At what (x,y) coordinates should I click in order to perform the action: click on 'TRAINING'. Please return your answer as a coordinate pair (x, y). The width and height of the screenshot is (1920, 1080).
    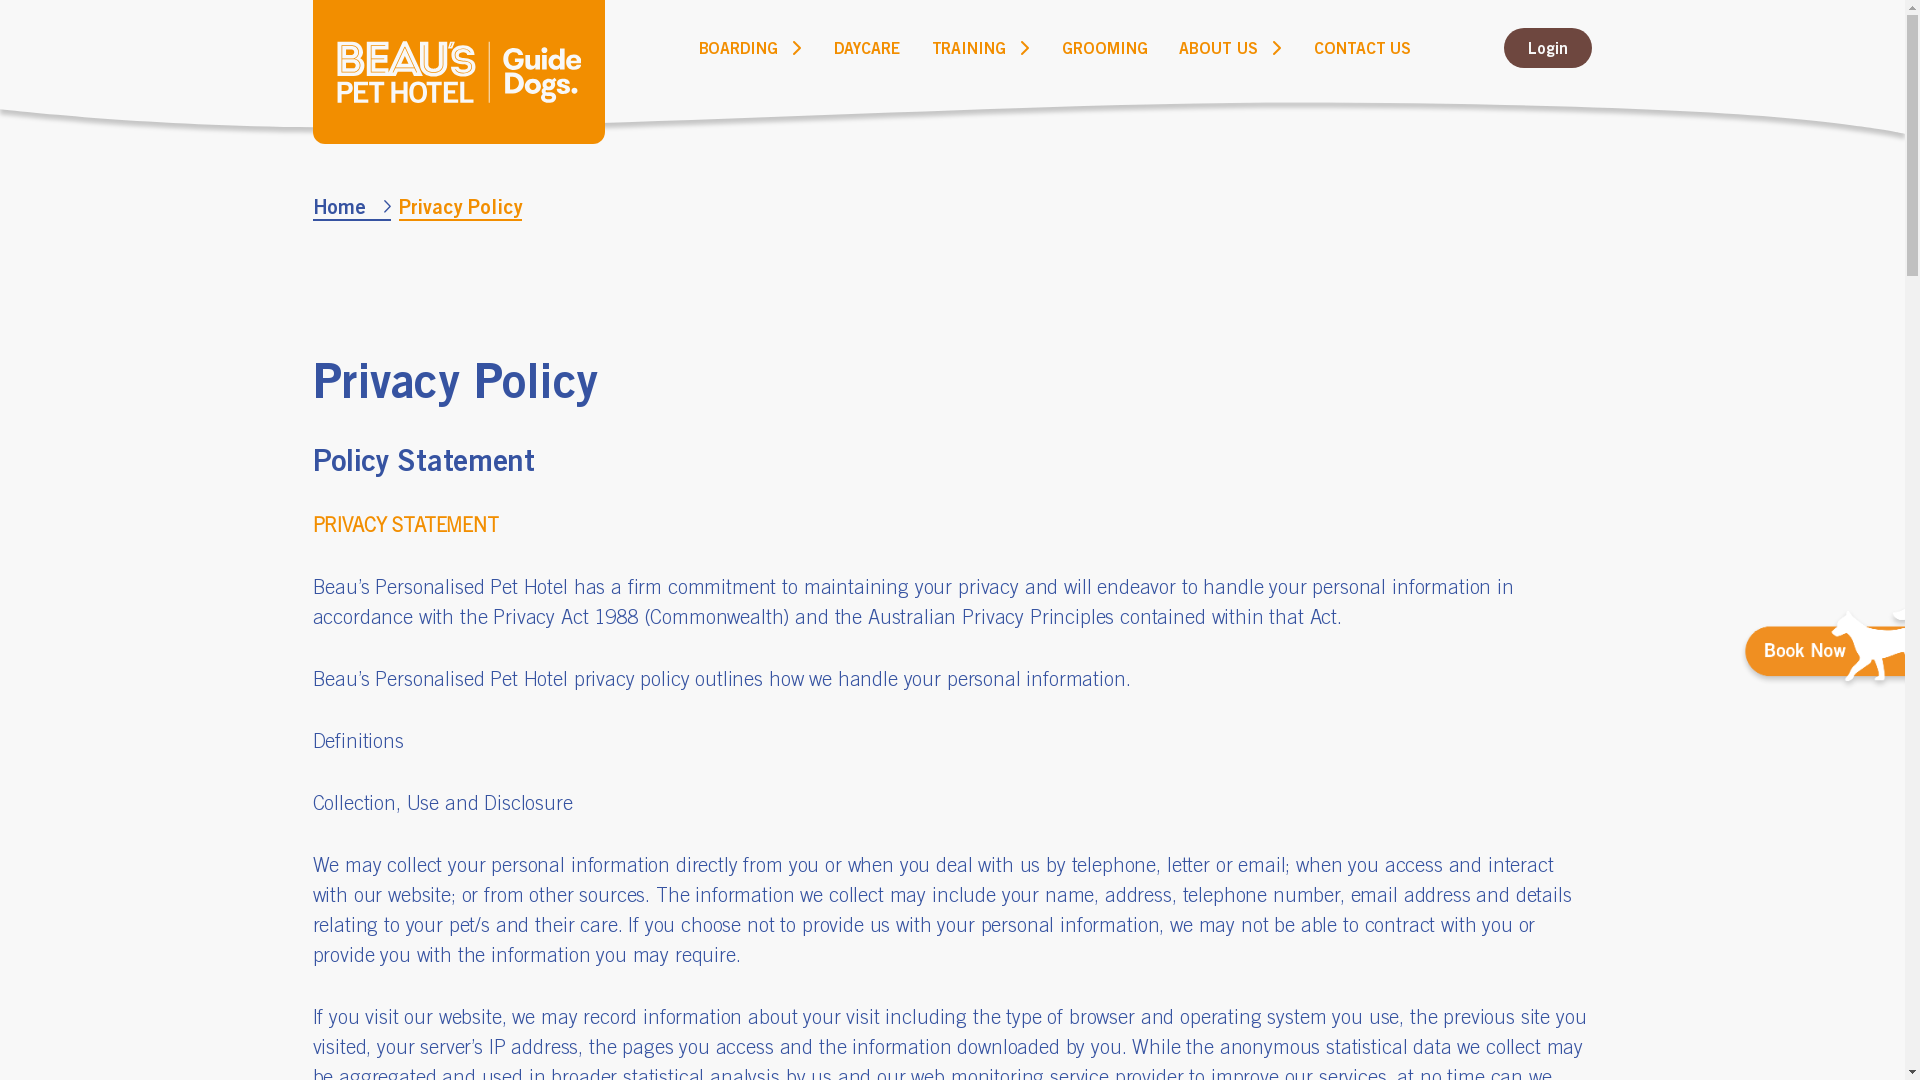
    Looking at the image, I should click on (969, 46).